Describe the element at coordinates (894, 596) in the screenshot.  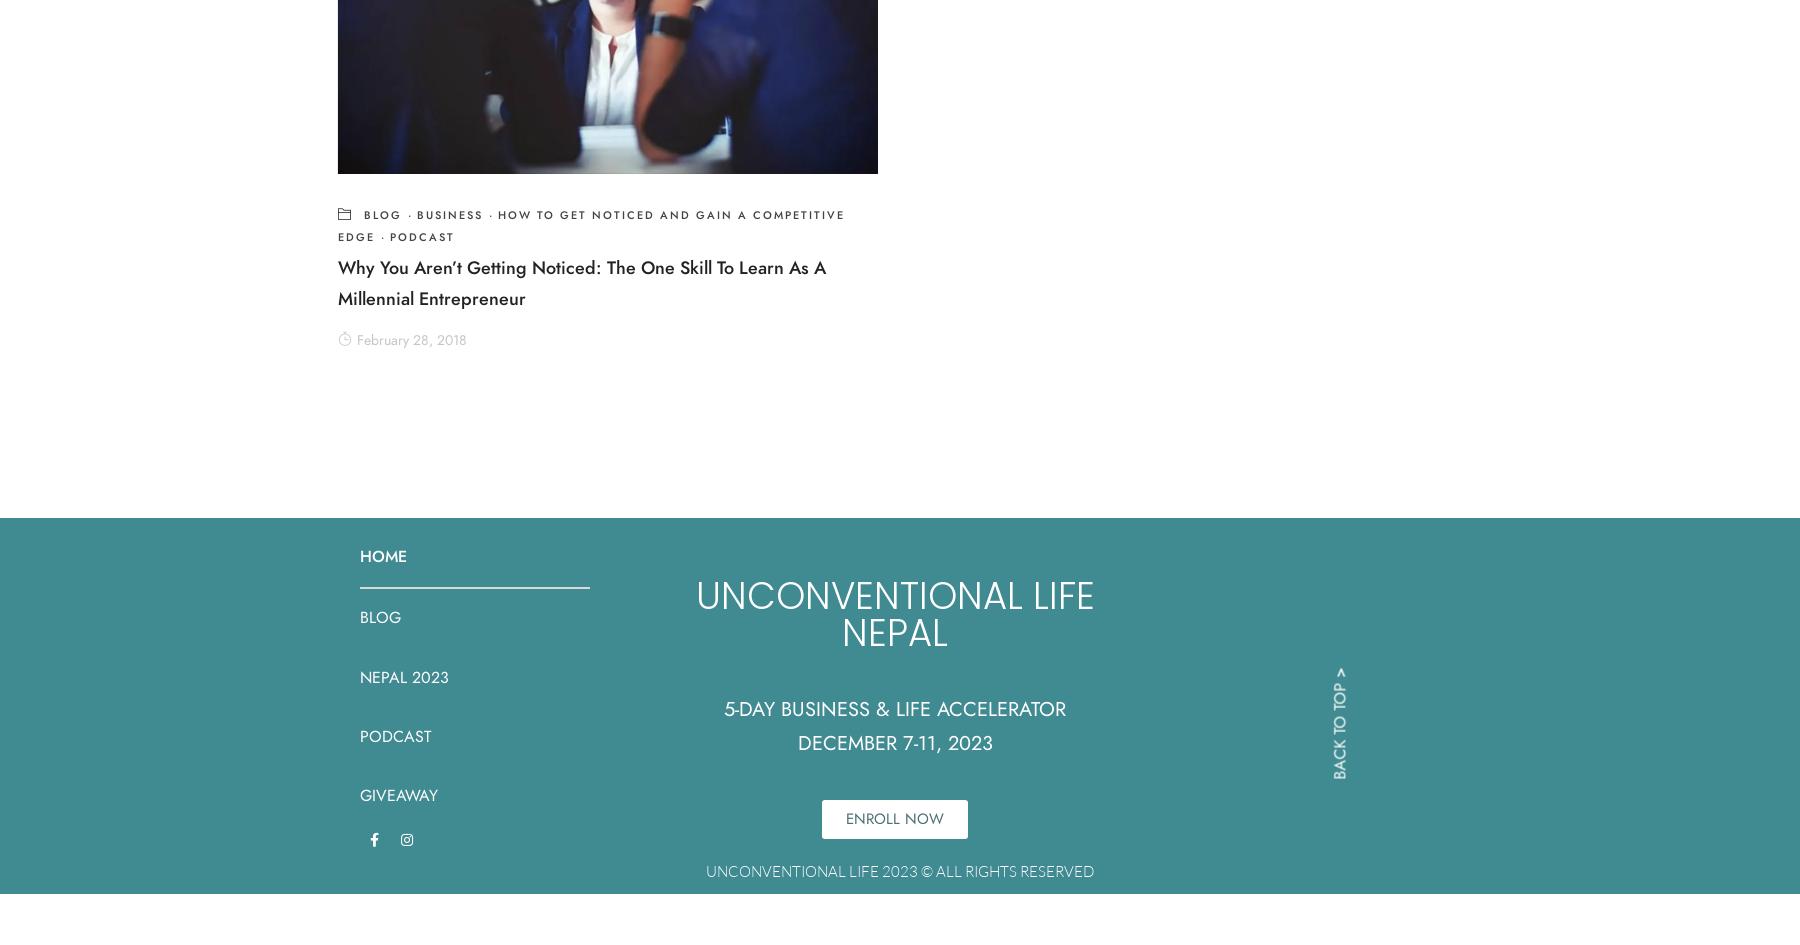
I see `'Unconventional Life'` at that location.